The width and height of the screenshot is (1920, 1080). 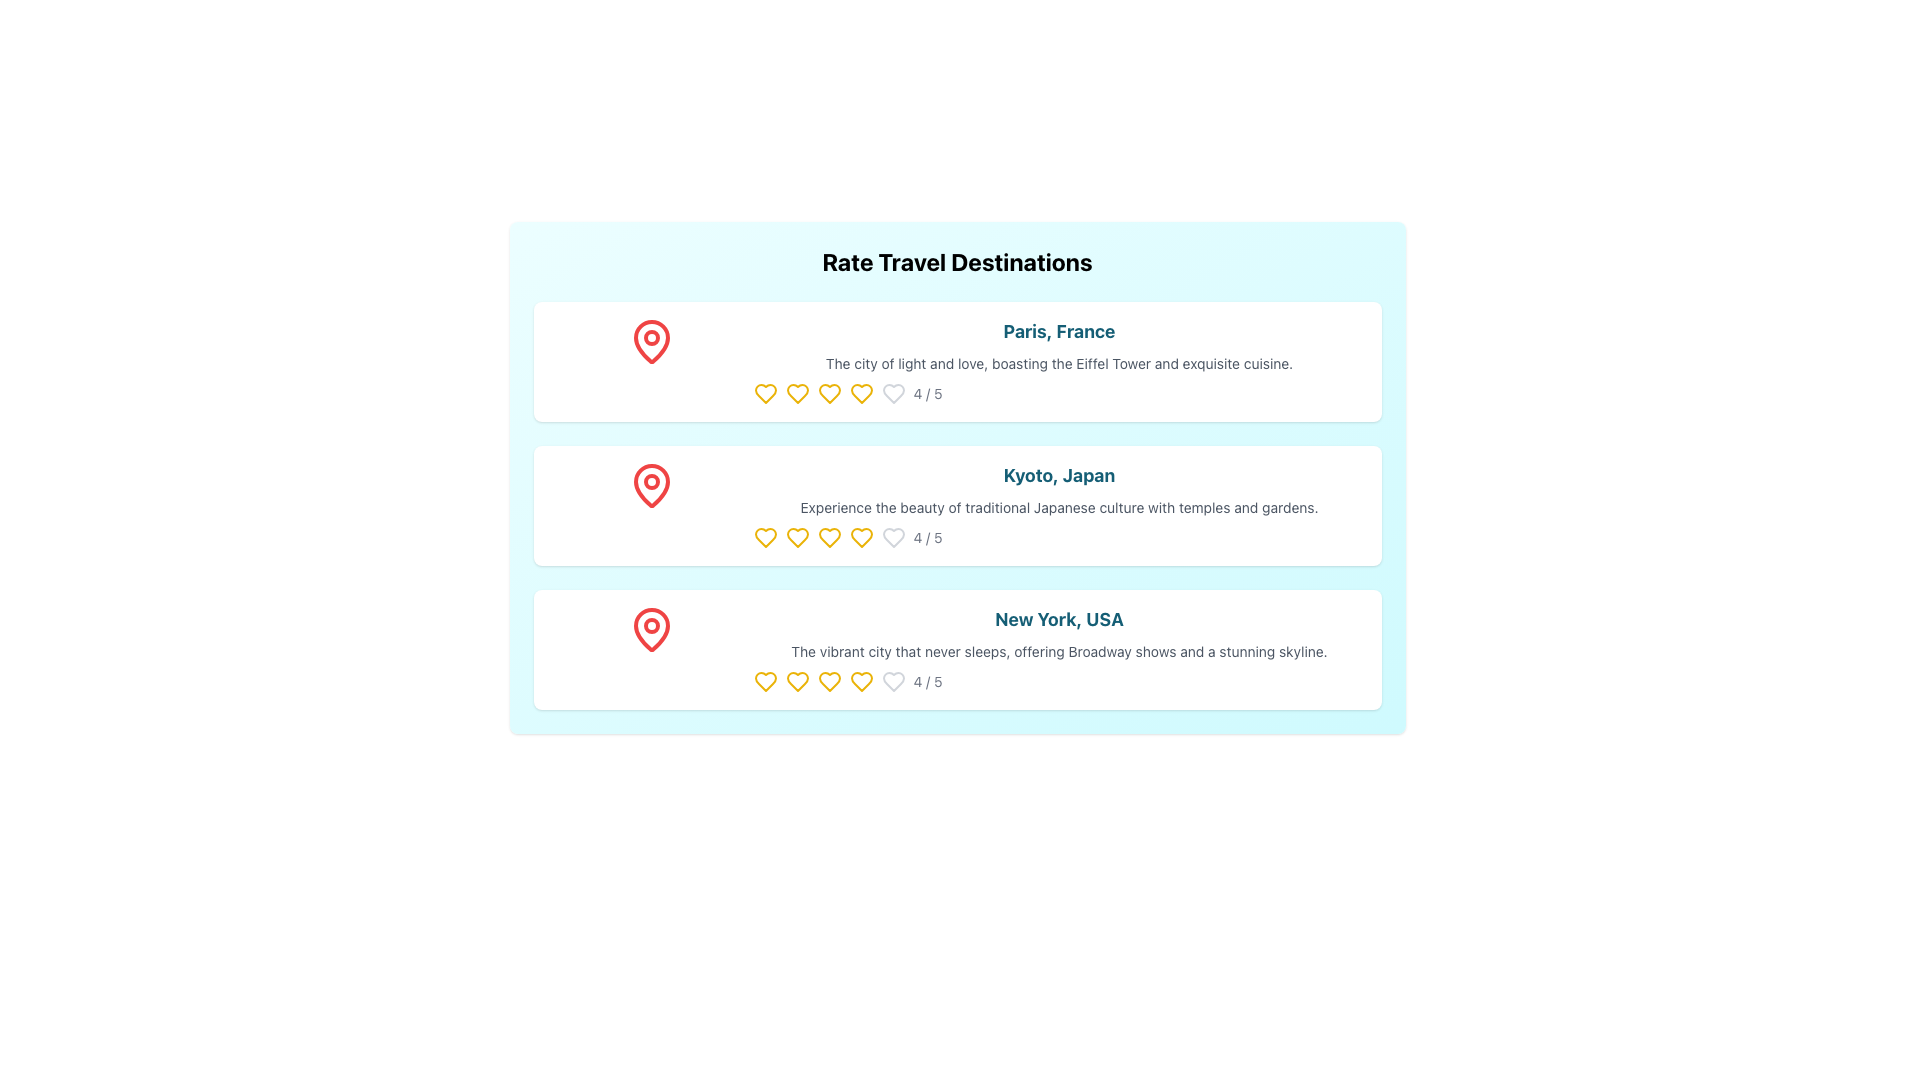 What do you see at coordinates (796, 536) in the screenshot?
I see `the second heart-shaped rating icon under the 'Kyoto, Japan' section to enlarge it through CSS transformation` at bounding box center [796, 536].